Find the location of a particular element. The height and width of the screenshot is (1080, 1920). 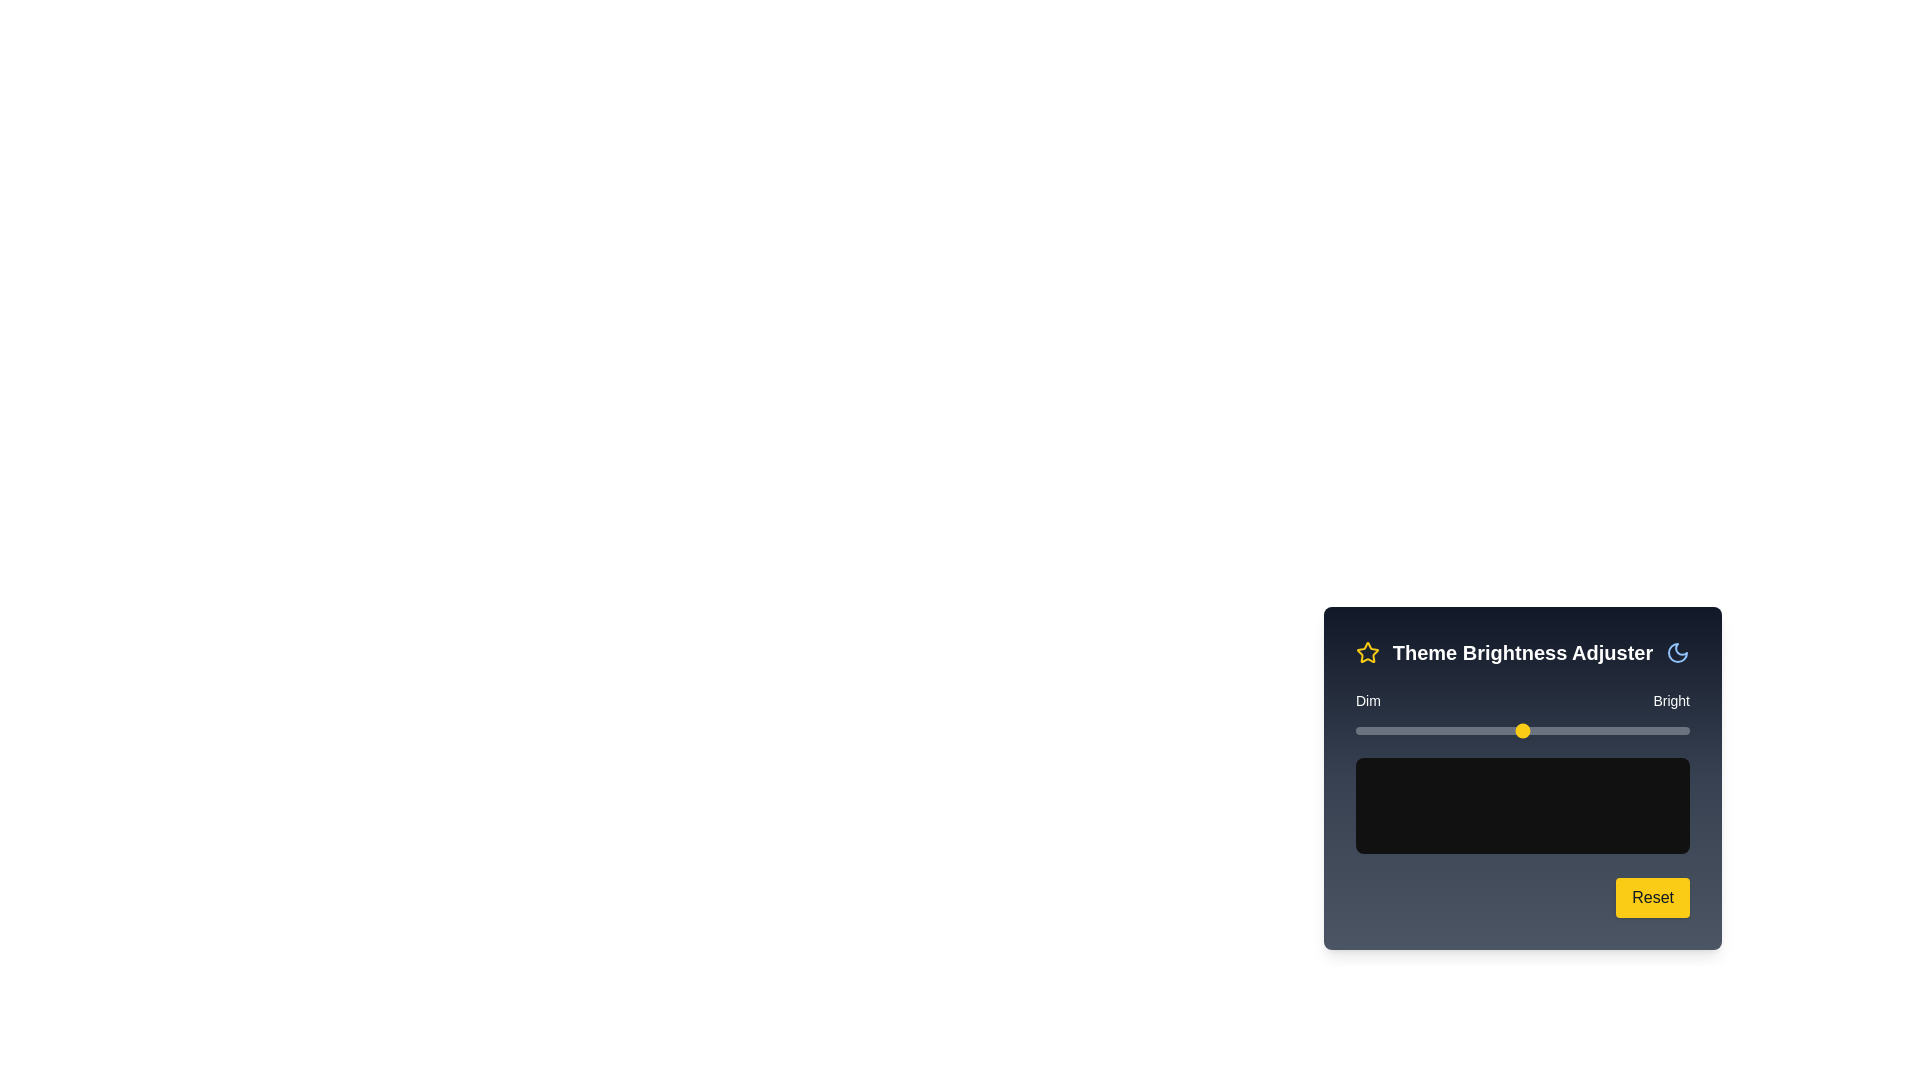

the brightness slider to 46% and observe the preview area is located at coordinates (1509, 731).